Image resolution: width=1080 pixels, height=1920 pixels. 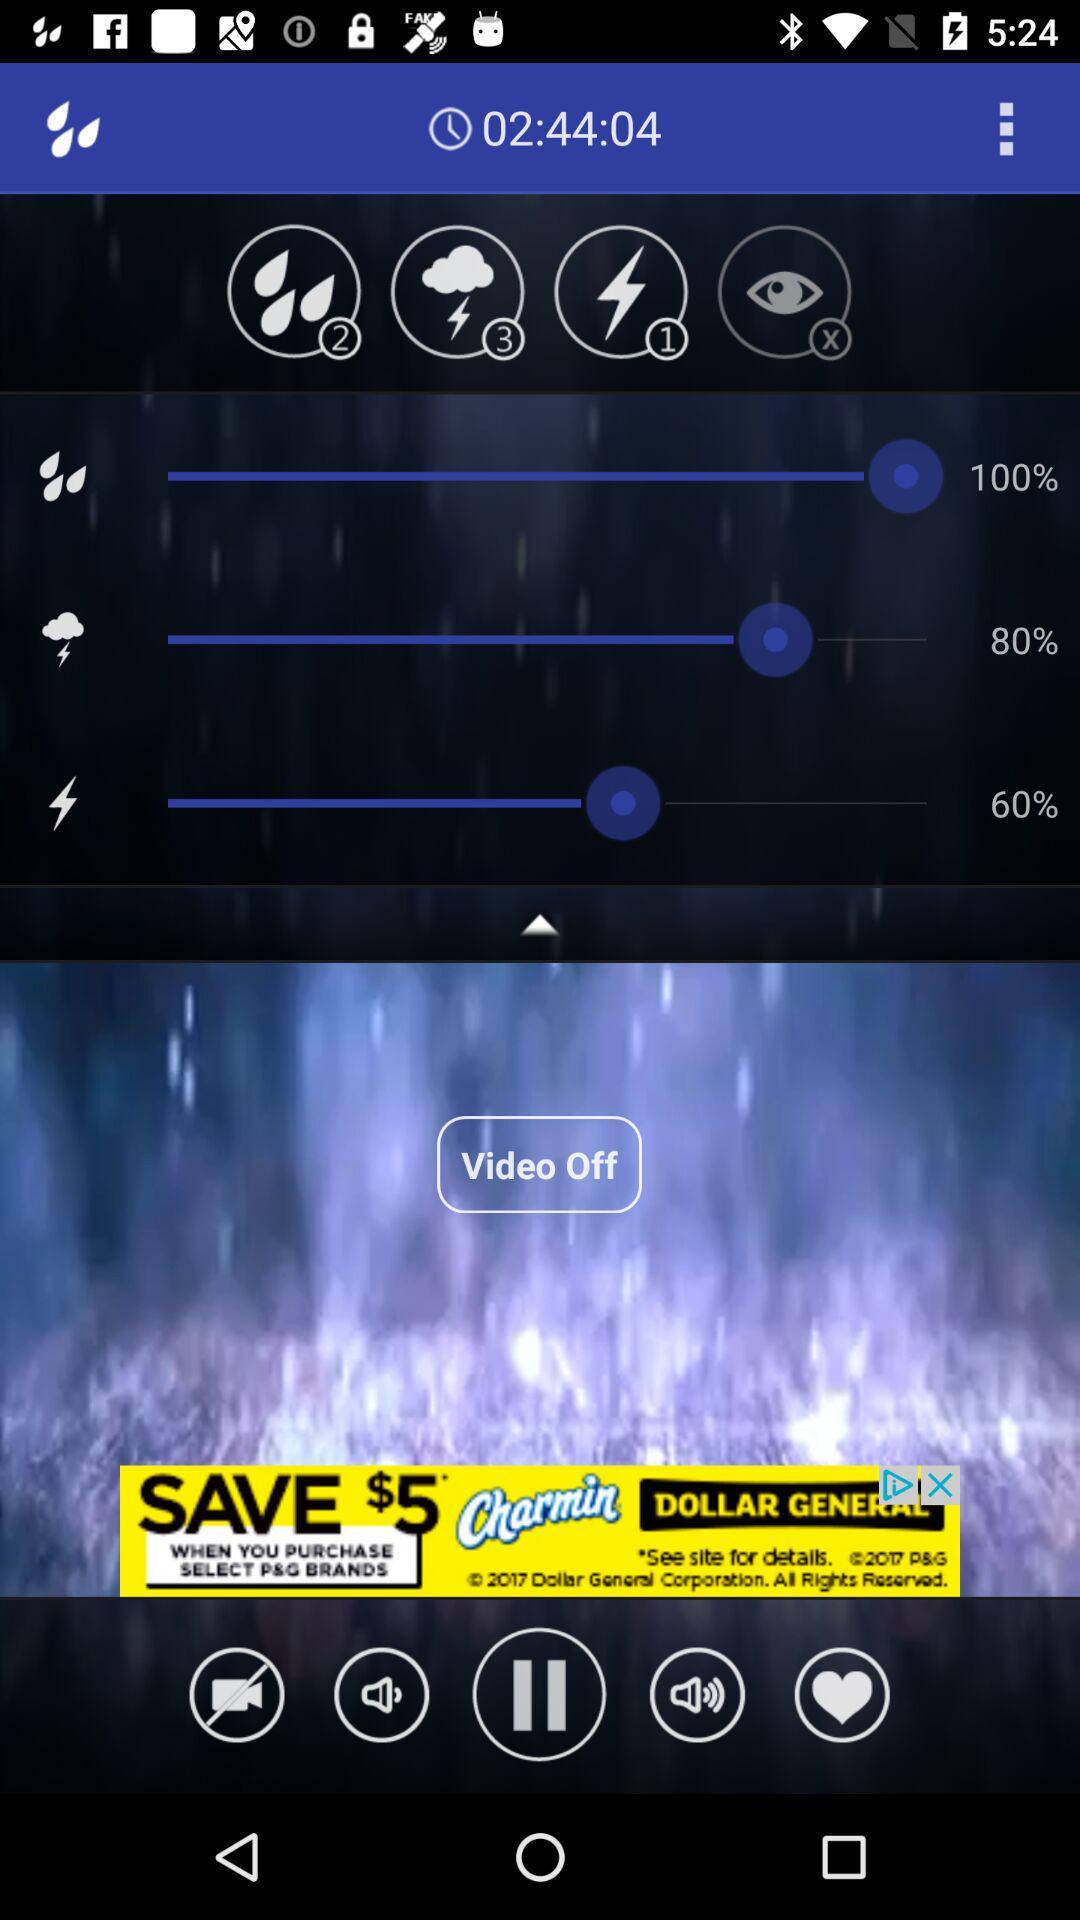 I want to click on the favorite icon, so click(x=842, y=1693).